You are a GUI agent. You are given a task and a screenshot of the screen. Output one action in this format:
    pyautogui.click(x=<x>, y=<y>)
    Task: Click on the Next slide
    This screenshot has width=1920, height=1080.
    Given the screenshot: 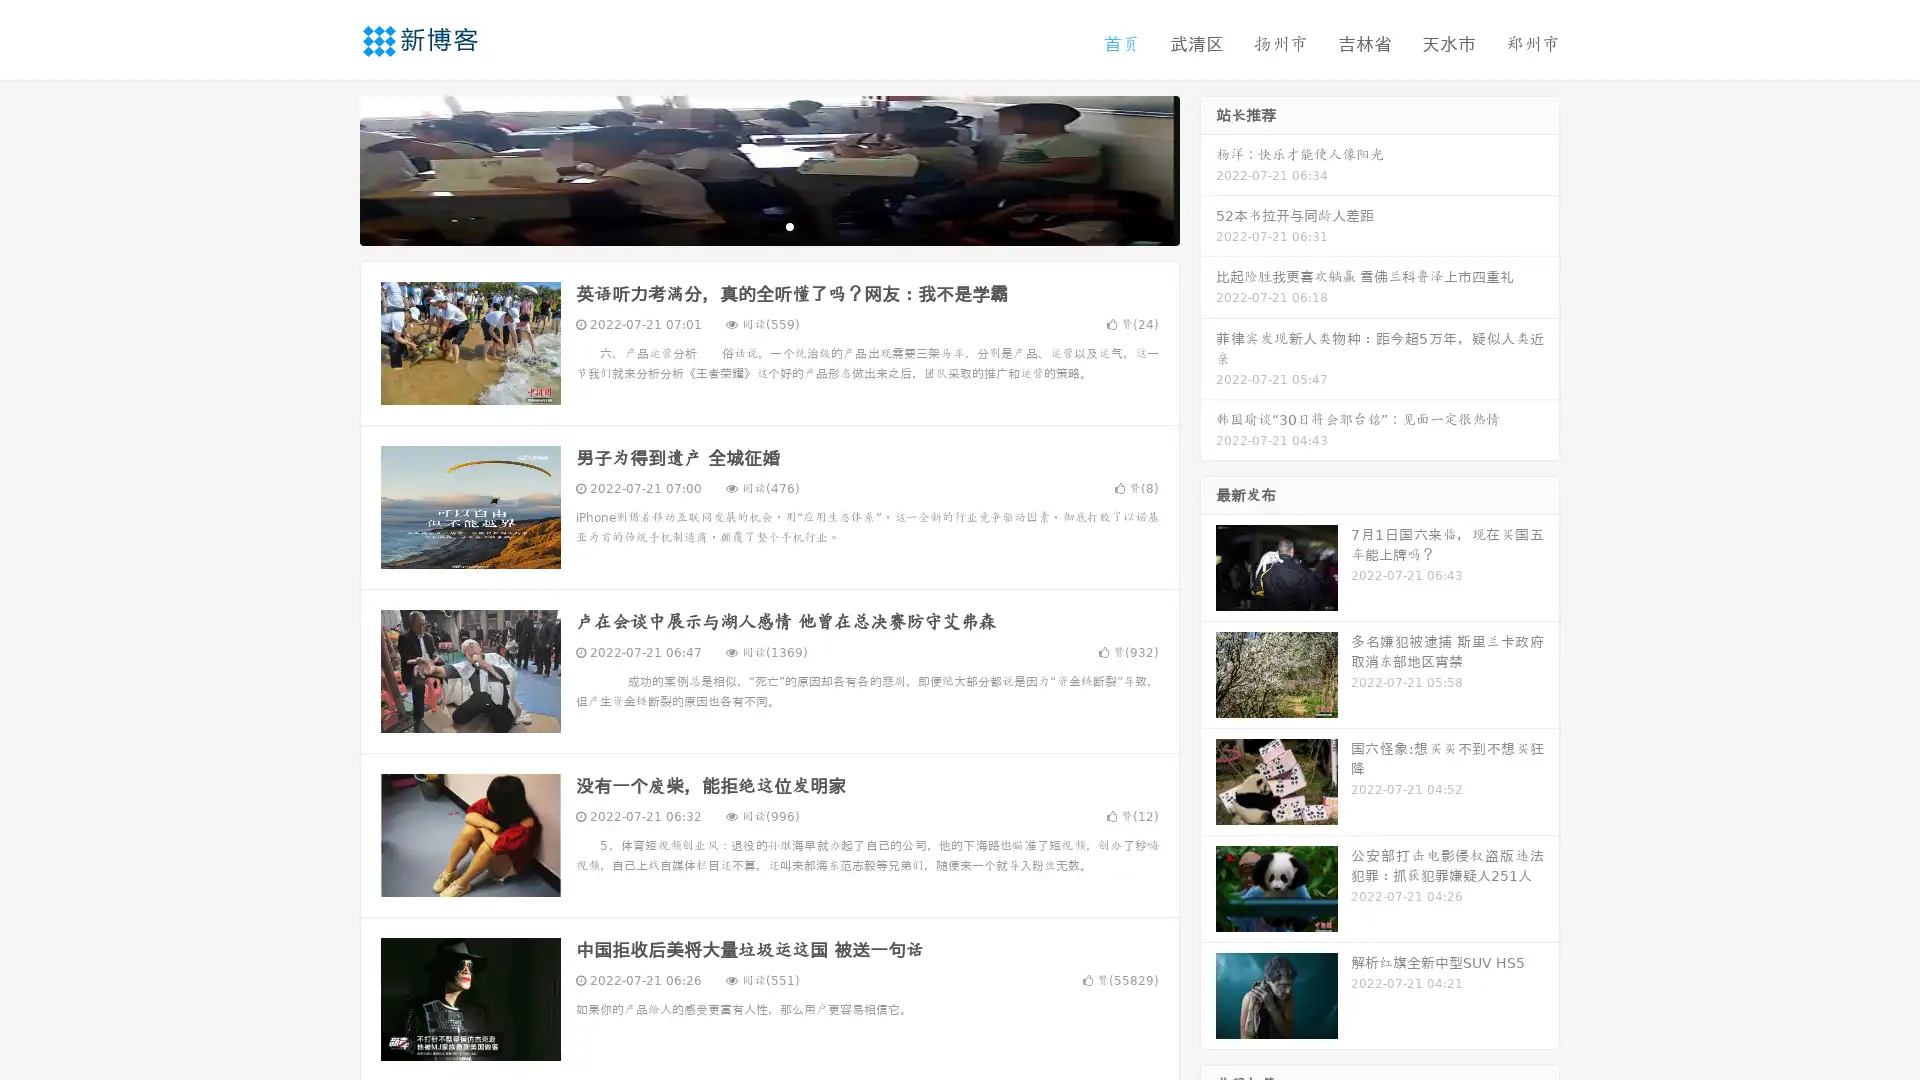 What is the action you would take?
    pyautogui.click(x=1208, y=168)
    